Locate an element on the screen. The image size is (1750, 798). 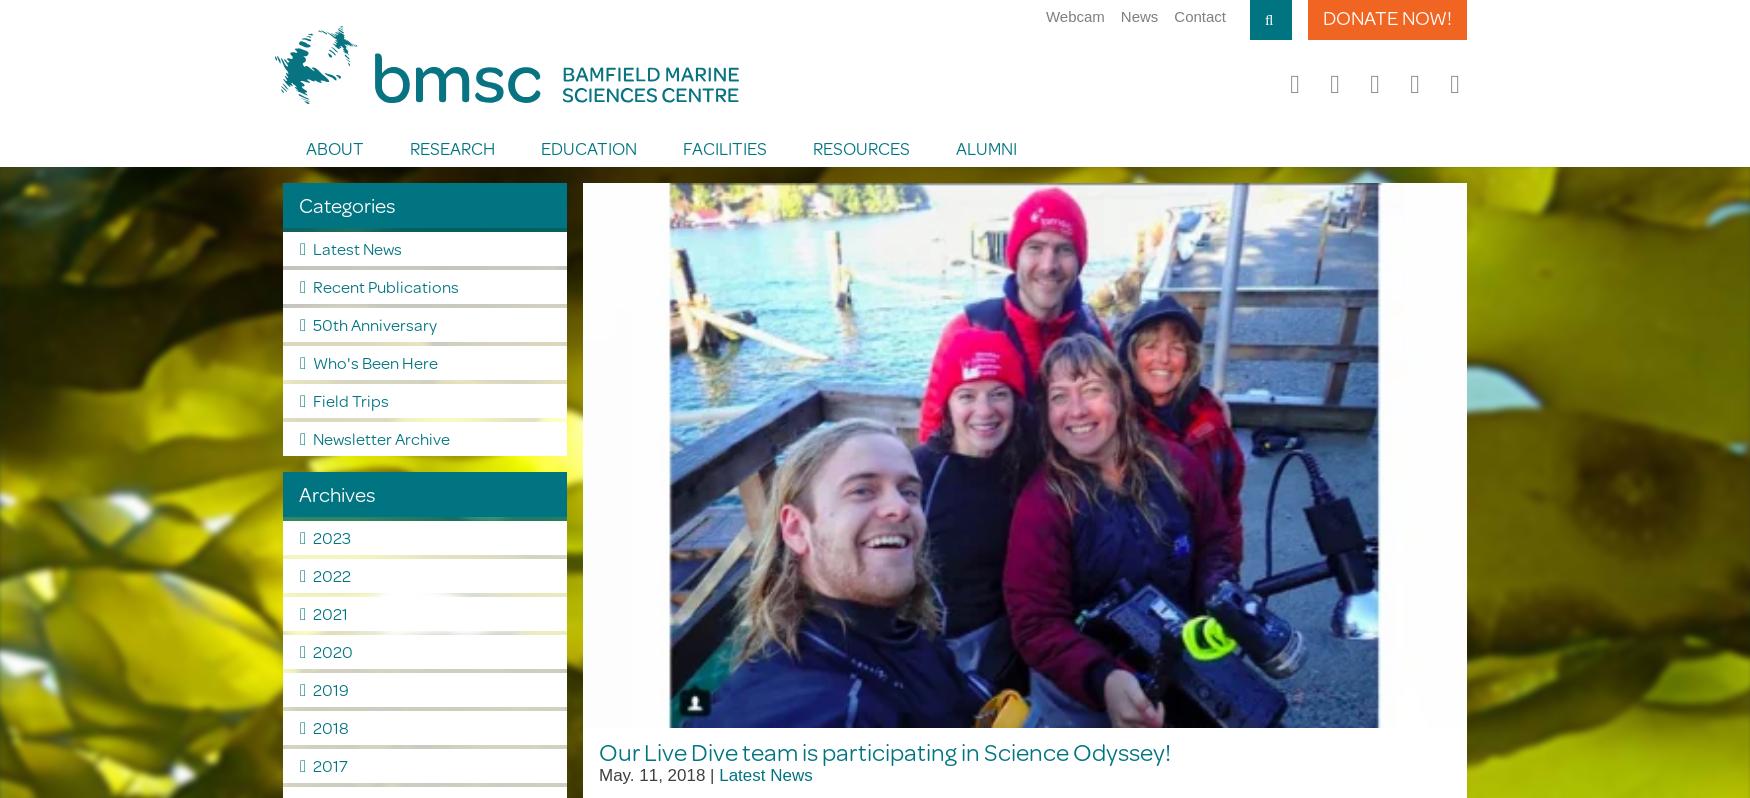
'Newsletter Archive' is located at coordinates (379, 437).